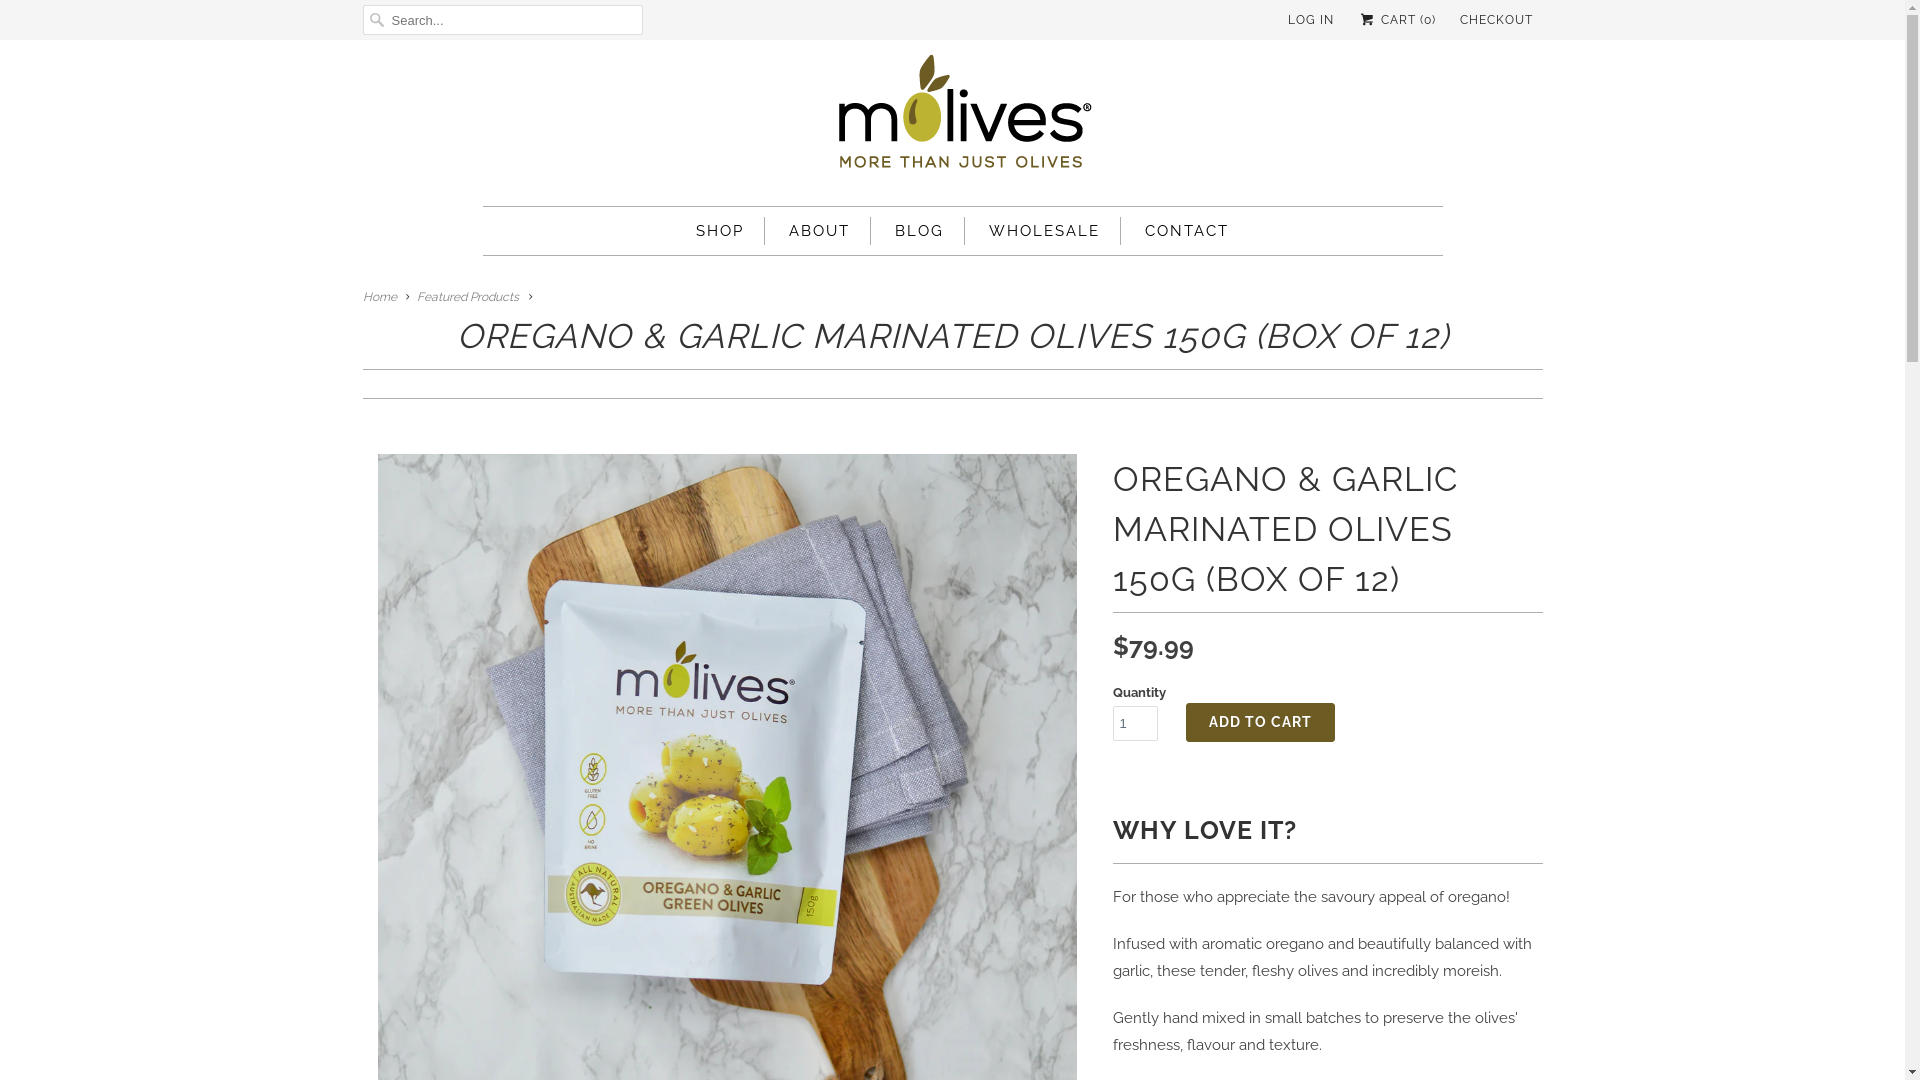 The width and height of the screenshot is (1920, 1080). Describe the element at coordinates (918, 230) in the screenshot. I see `'BLOG'` at that location.